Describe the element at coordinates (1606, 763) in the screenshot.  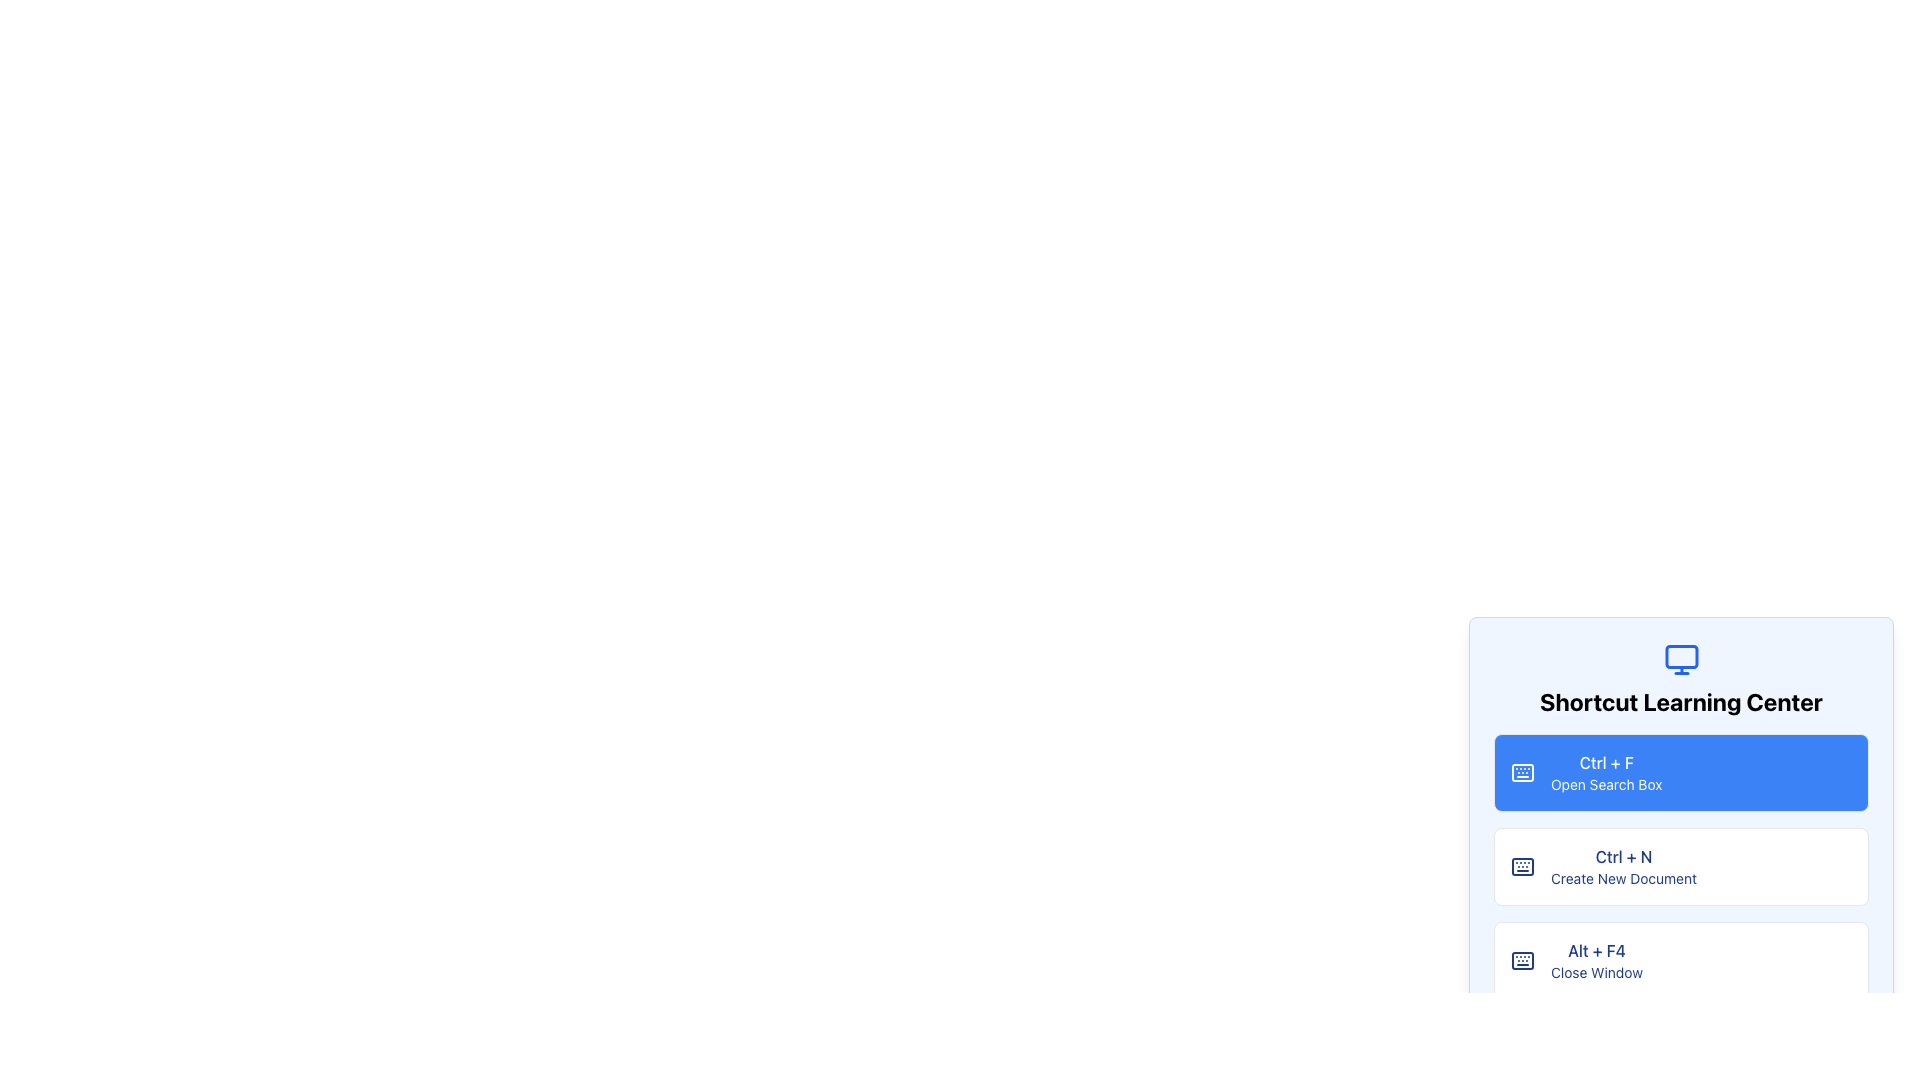
I see `the text label displaying 'Ctrl + F' in white font on a blue background, positioned at the top of the Shortcut Learning Center section` at that location.